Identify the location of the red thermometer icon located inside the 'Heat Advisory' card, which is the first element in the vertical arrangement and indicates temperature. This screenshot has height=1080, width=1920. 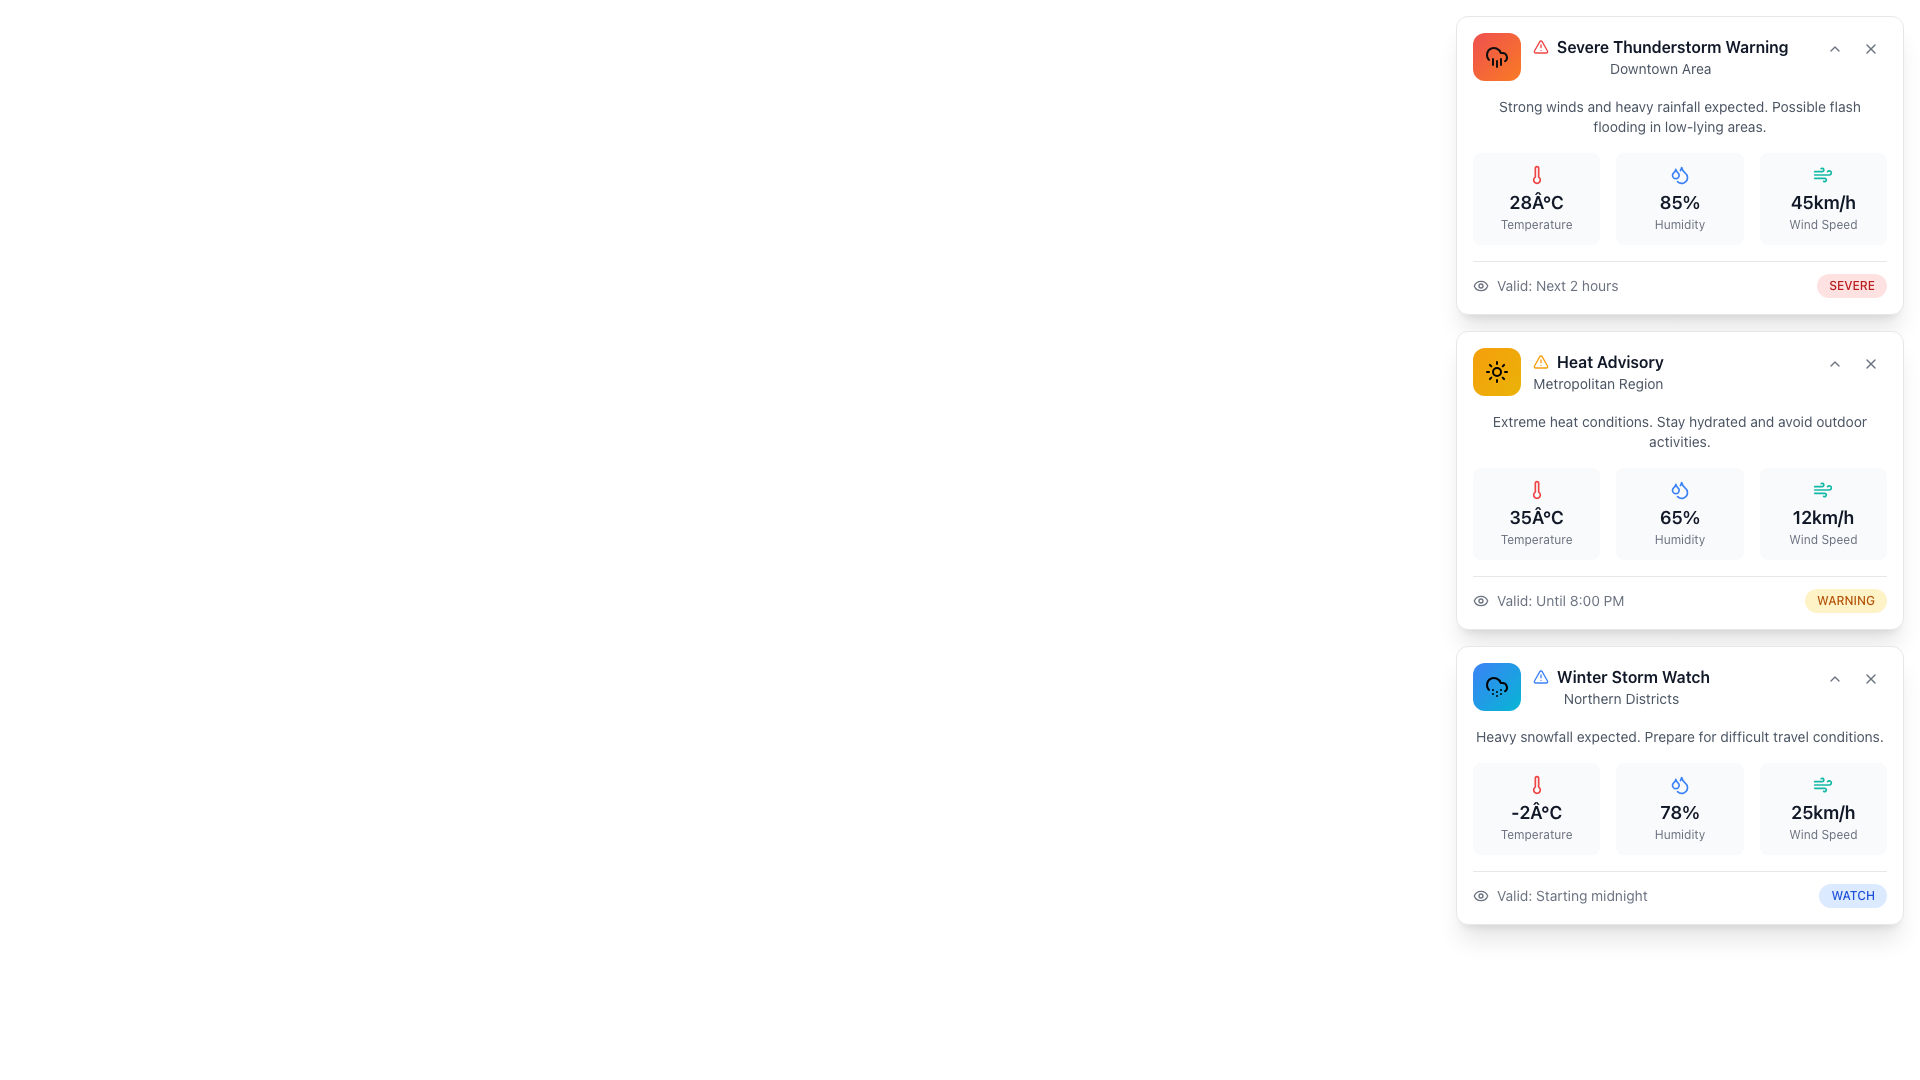
(1535, 489).